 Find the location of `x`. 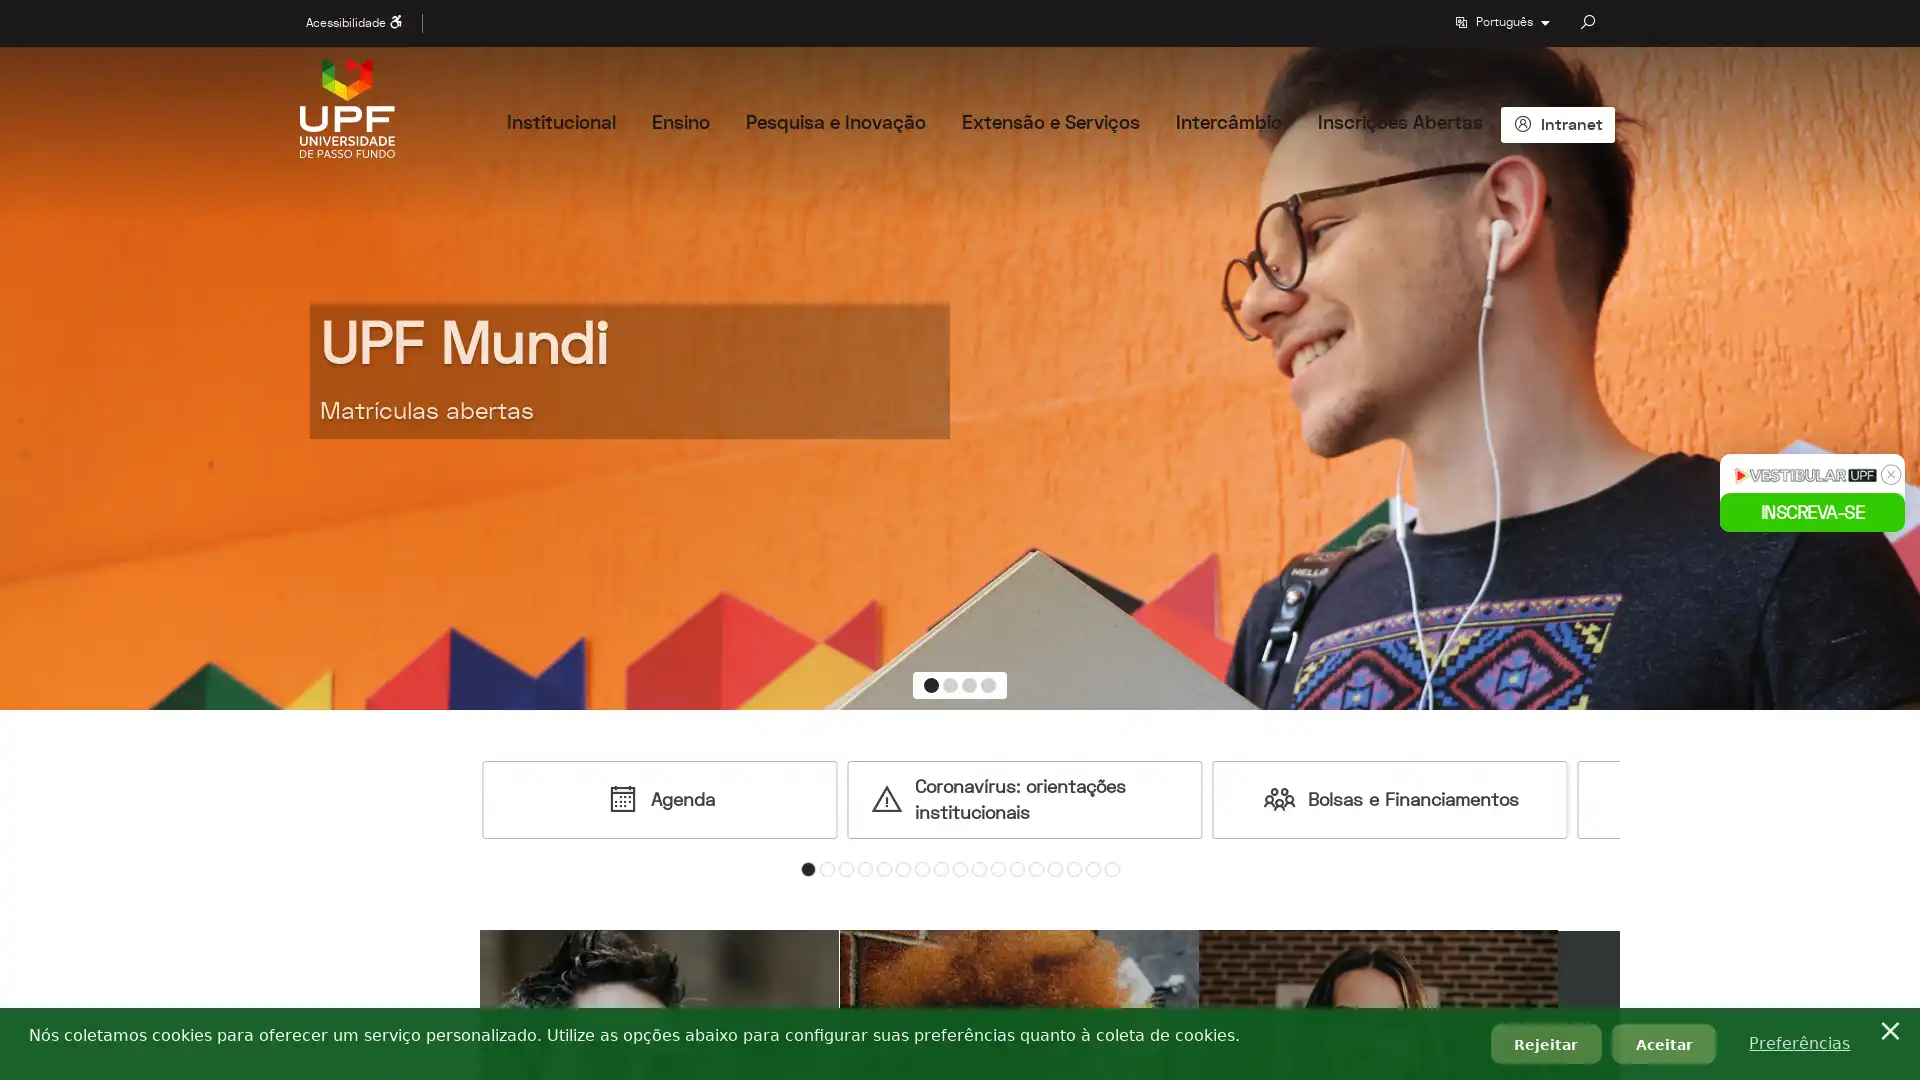

x is located at coordinates (1890, 473).